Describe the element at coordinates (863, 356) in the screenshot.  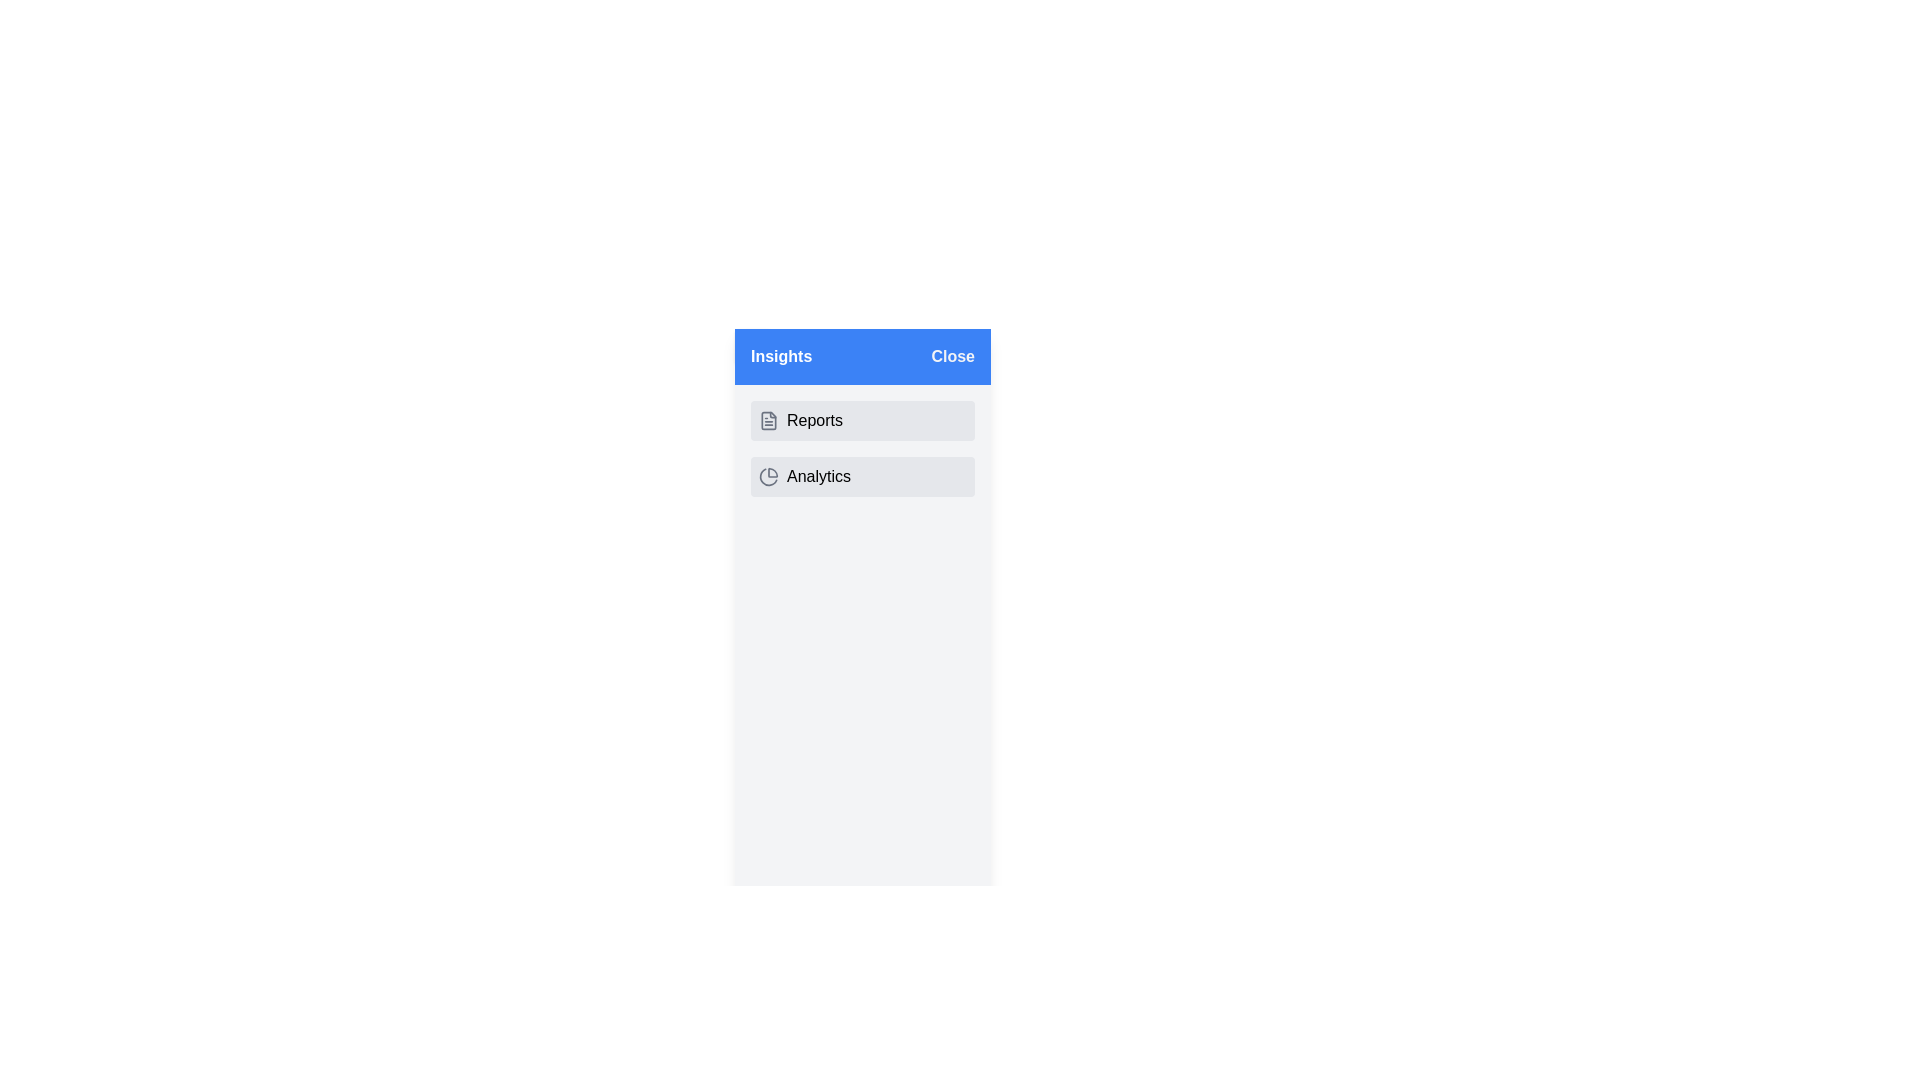
I see `the 'Insights' label on the Header bar of the side menu, which serves as a title for the section` at that location.